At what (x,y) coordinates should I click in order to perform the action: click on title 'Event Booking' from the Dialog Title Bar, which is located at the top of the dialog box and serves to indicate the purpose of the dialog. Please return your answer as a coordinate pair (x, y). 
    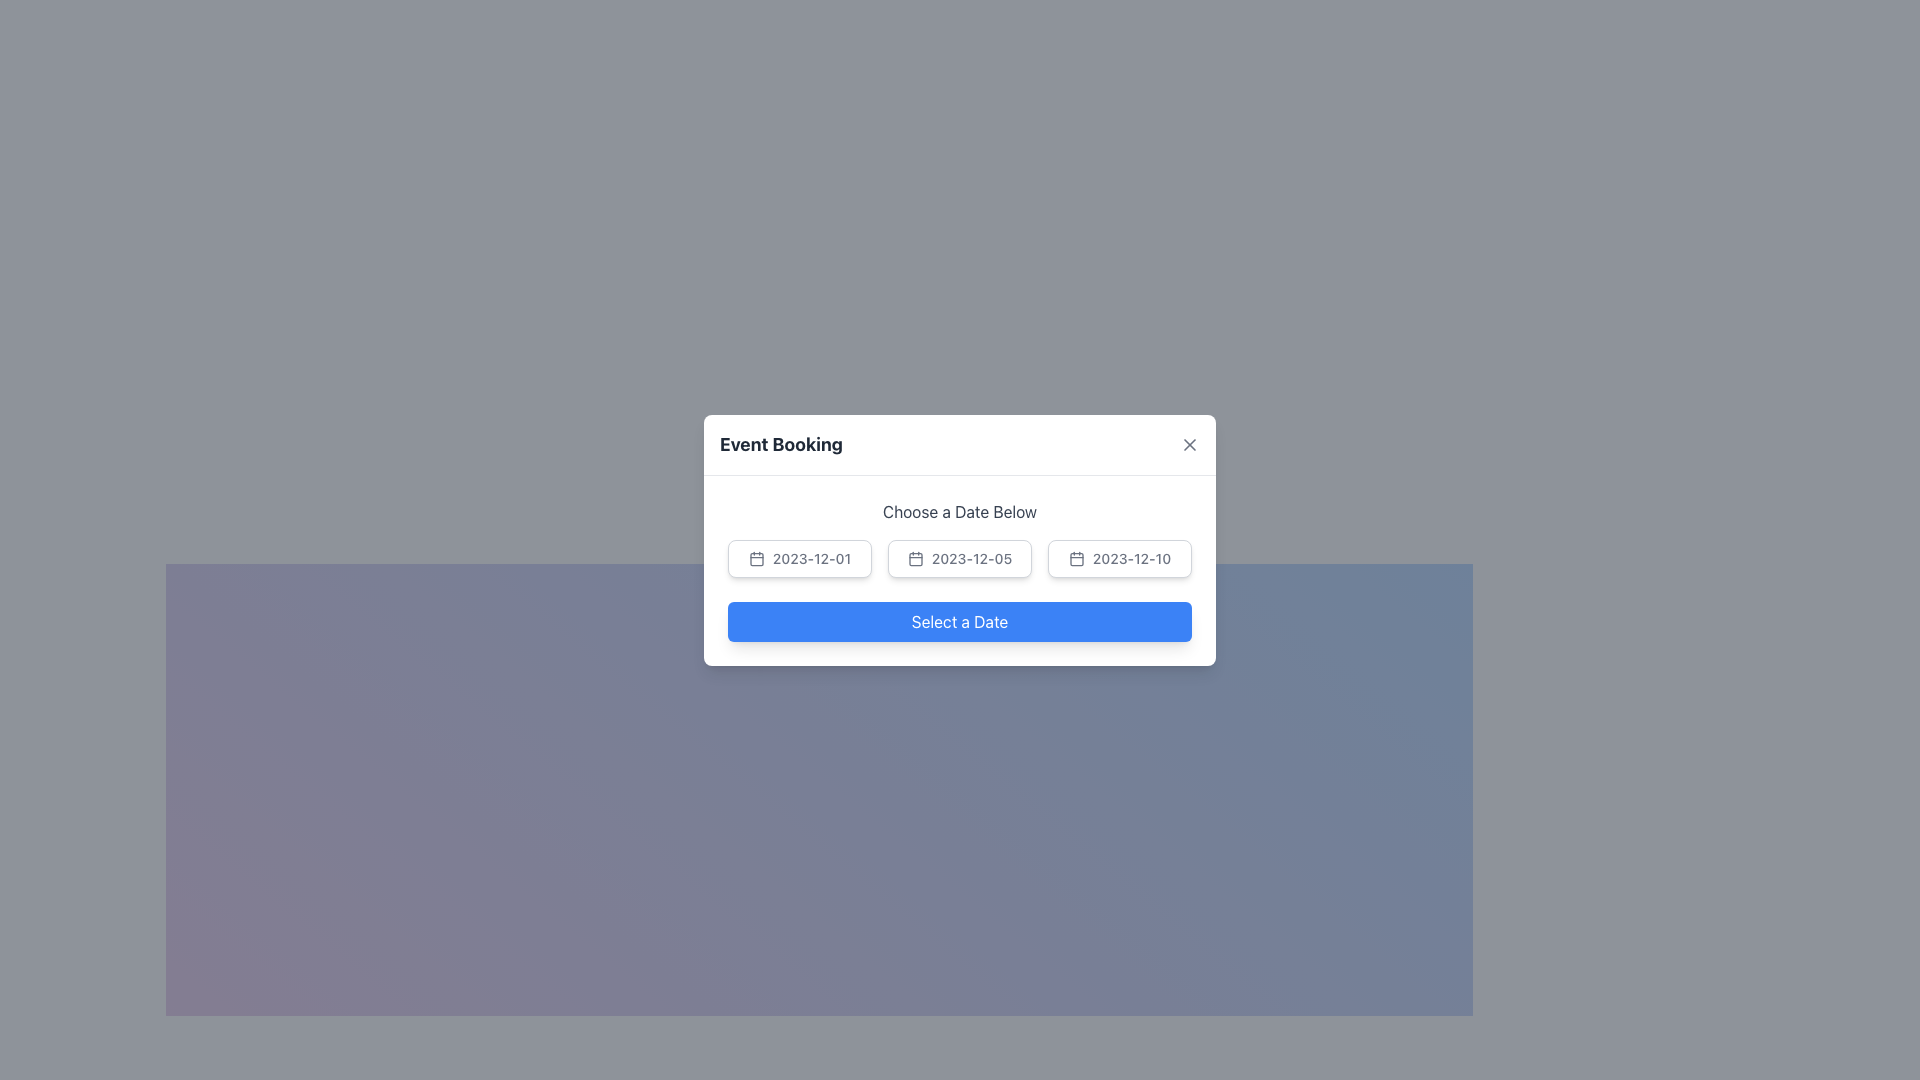
    Looking at the image, I should click on (960, 443).